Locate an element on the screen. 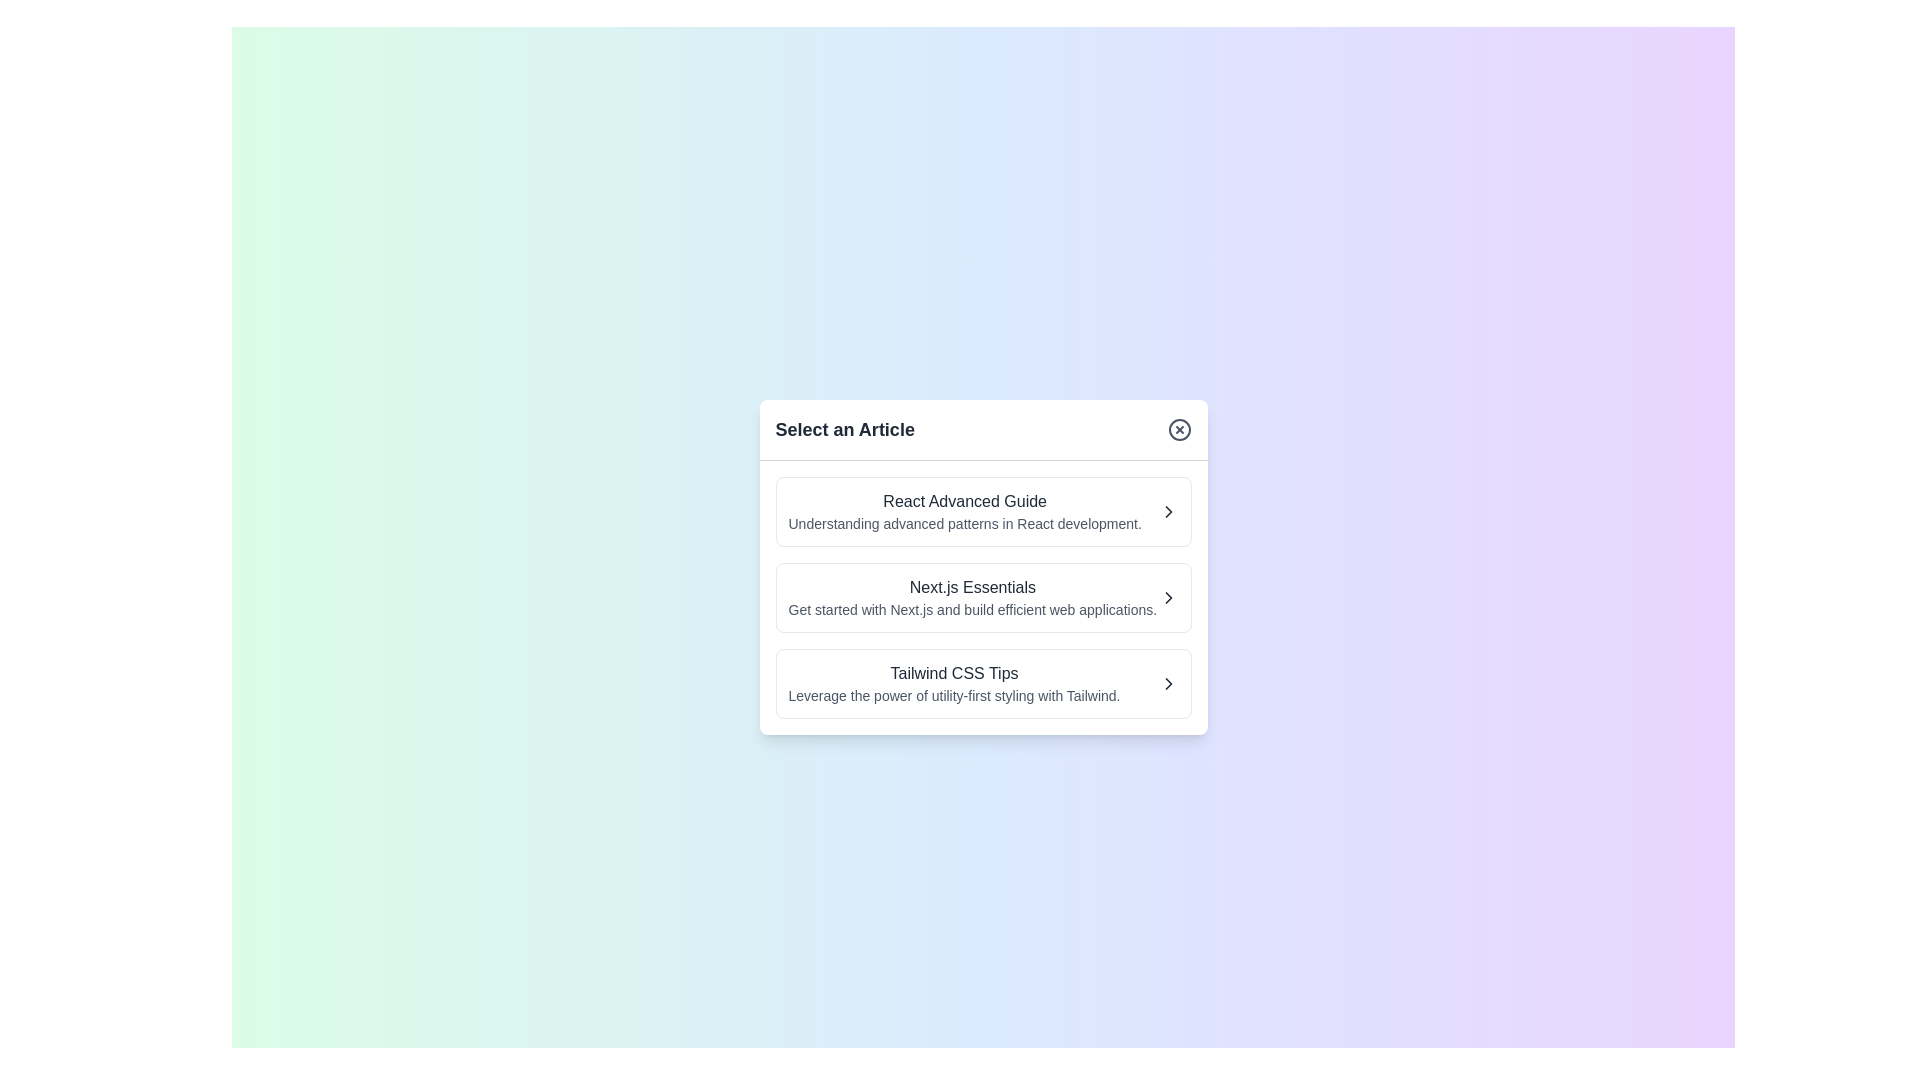  the close button to close the dialog is located at coordinates (1179, 428).